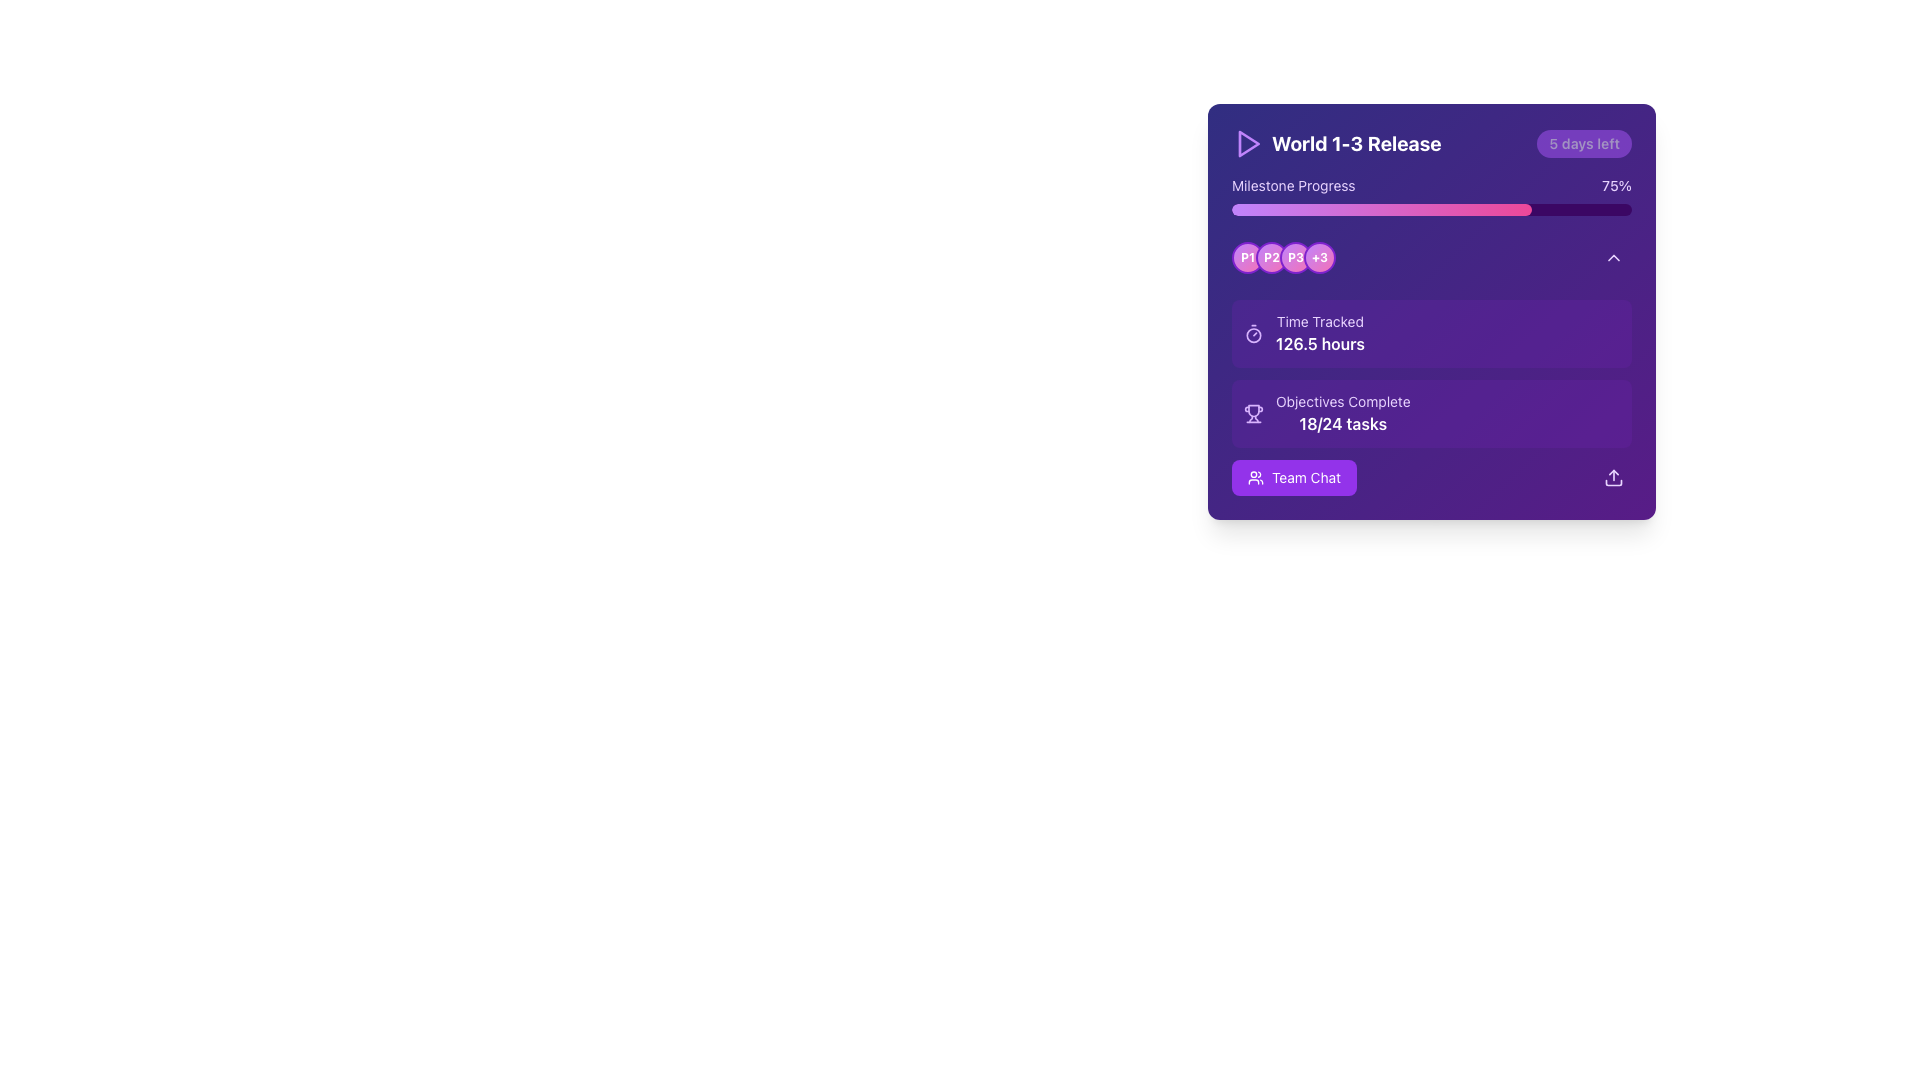 The height and width of the screenshot is (1080, 1920). Describe the element at coordinates (1247, 142) in the screenshot. I see `the play icon located at the top-left corner of the 'World 1-3 Release' card` at that location.